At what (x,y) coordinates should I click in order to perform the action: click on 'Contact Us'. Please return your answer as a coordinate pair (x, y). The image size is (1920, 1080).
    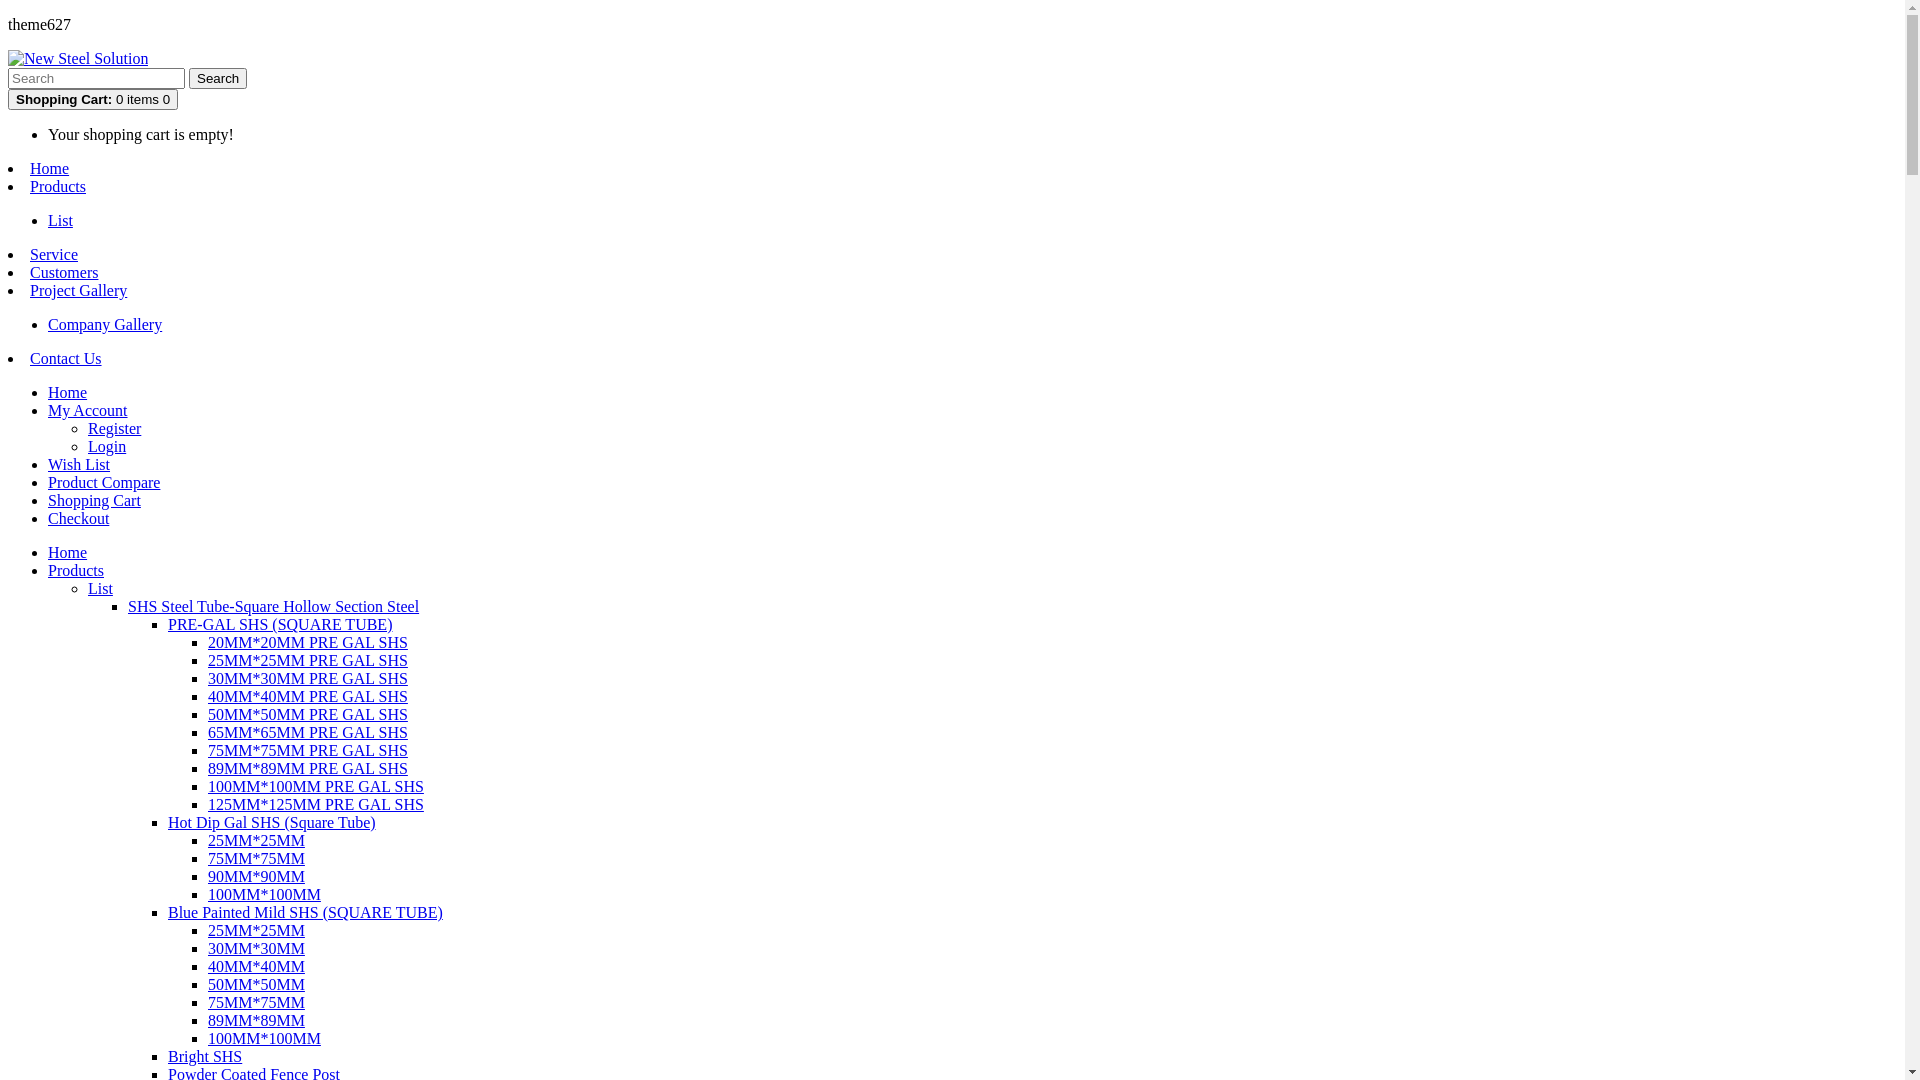
    Looking at the image, I should click on (66, 357).